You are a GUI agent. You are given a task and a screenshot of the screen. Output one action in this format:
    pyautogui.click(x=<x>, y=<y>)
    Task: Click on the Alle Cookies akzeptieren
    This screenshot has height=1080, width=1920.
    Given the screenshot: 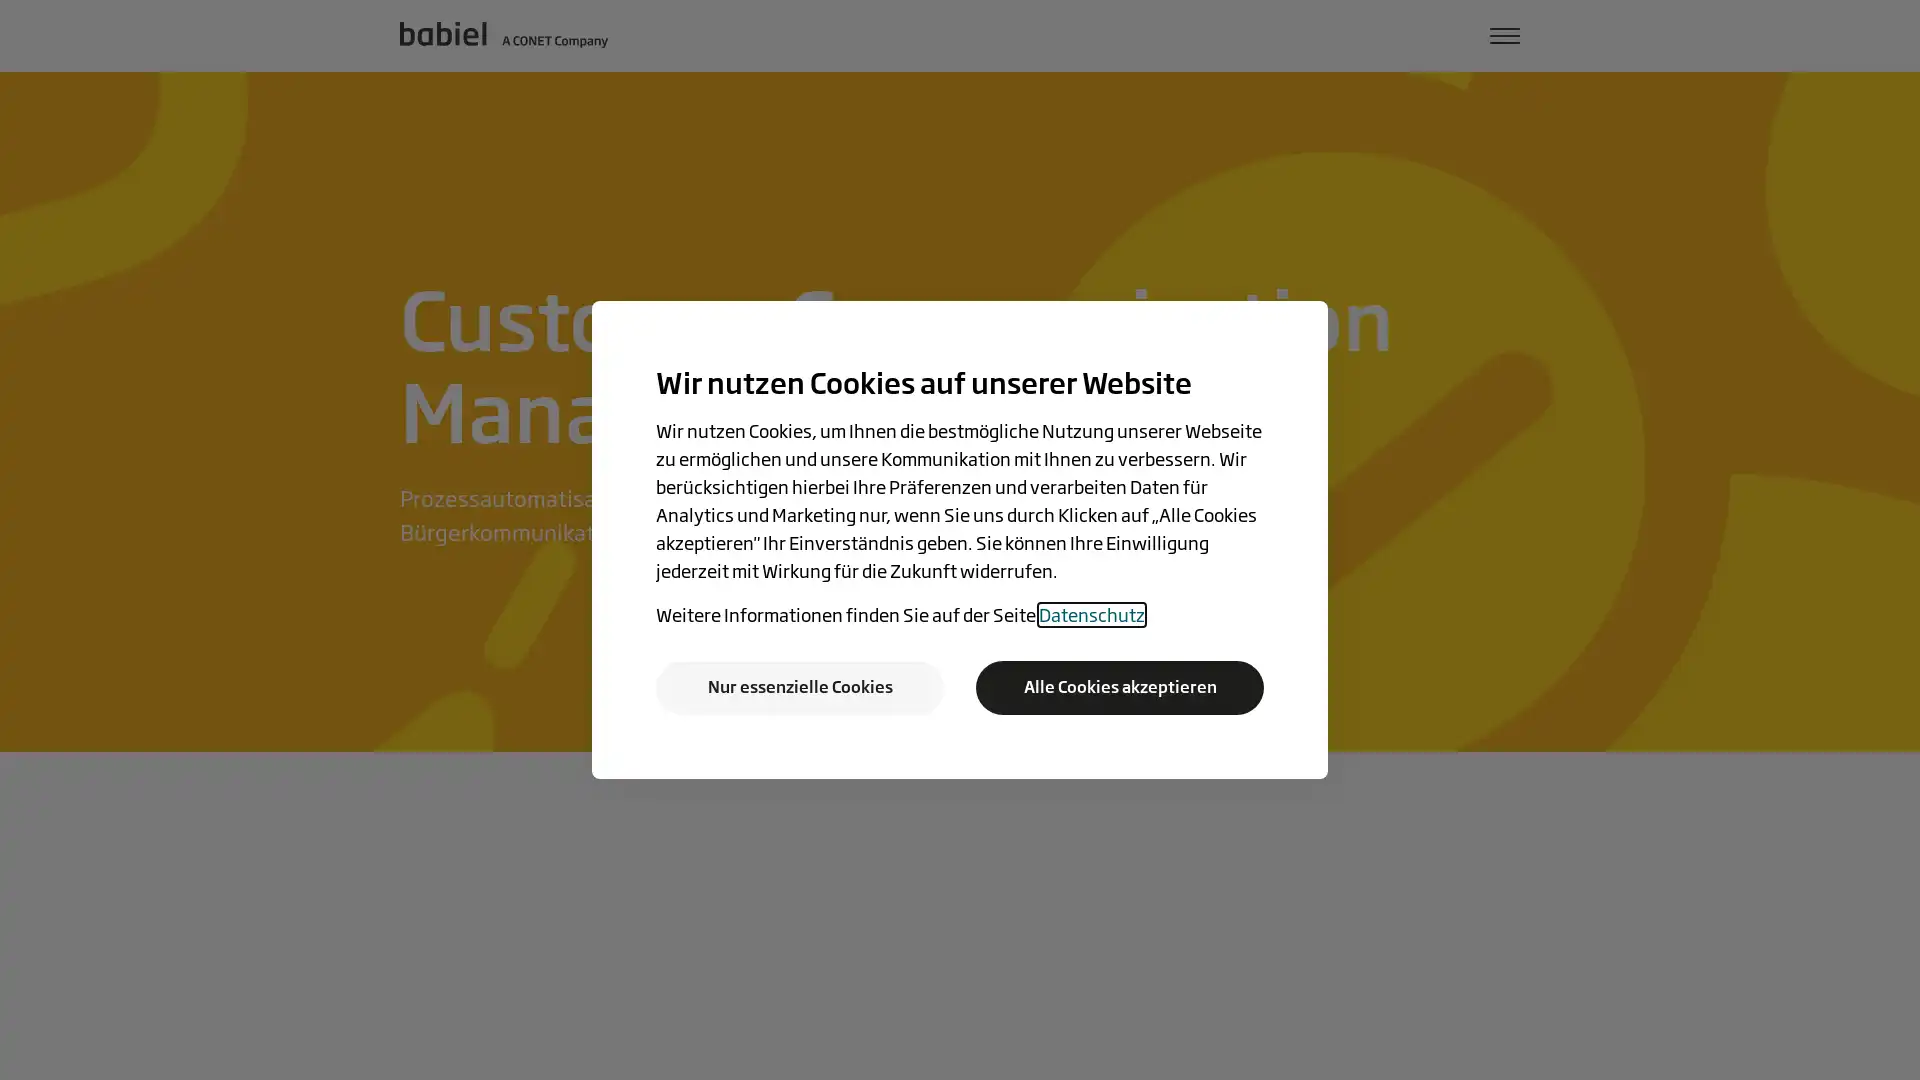 What is the action you would take?
    pyautogui.click(x=1118, y=686)
    